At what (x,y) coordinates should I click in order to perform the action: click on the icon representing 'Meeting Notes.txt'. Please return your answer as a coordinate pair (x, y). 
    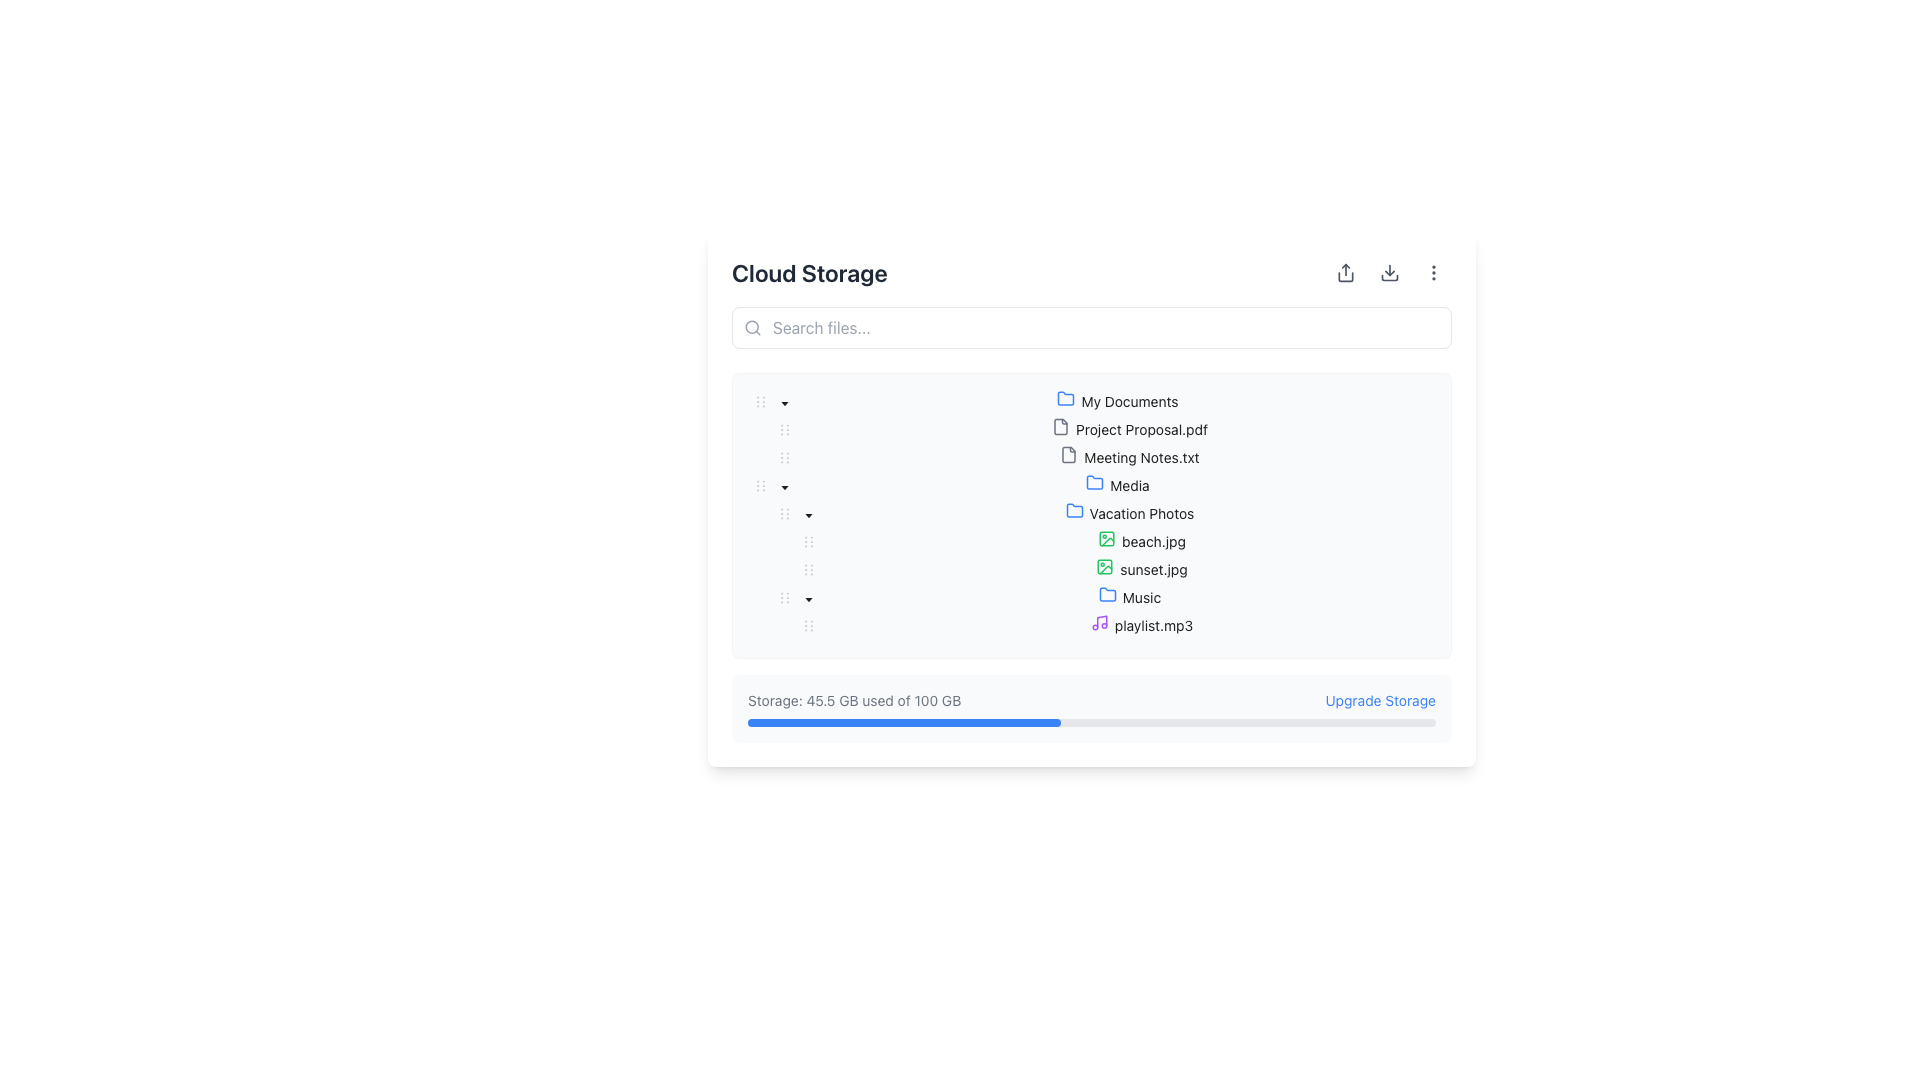
    Looking at the image, I should click on (1068, 455).